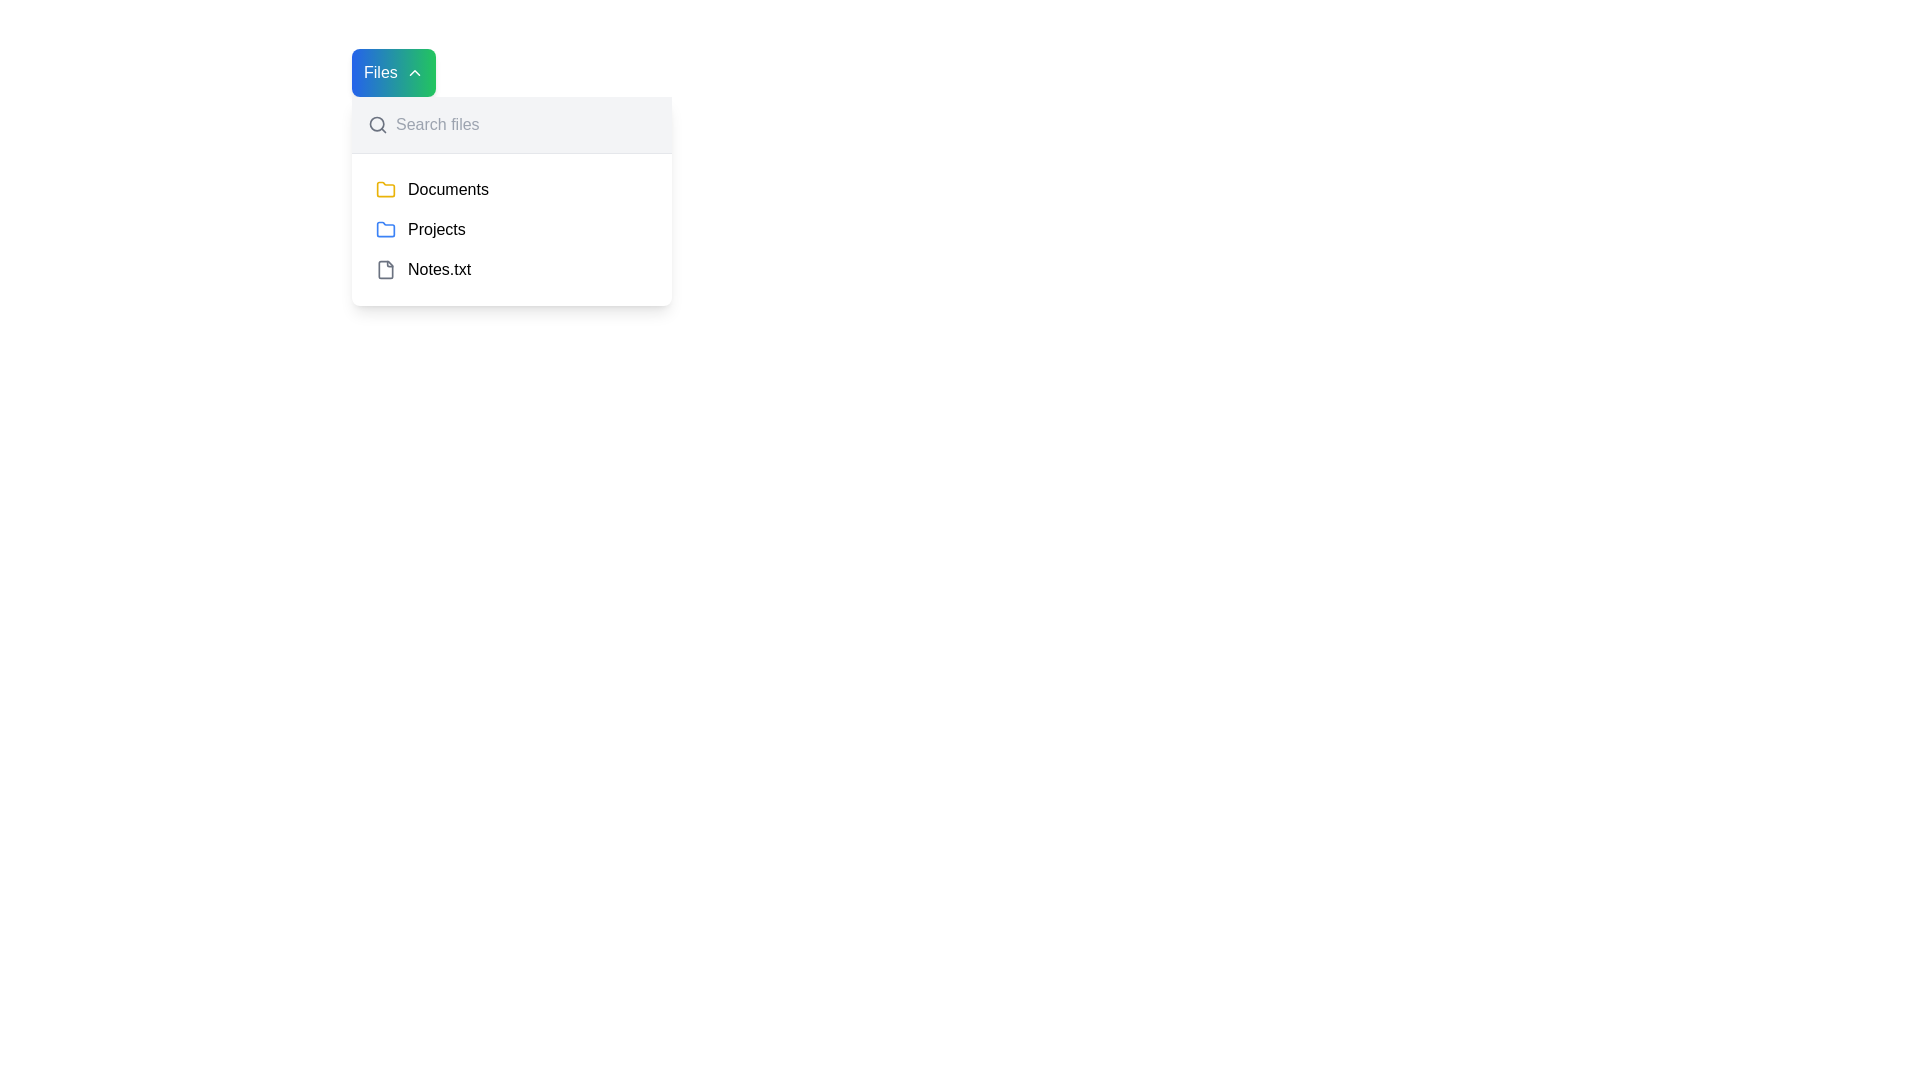  What do you see at coordinates (385, 189) in the screenshot?
I see `the yellow folder-shaped icon with rounded corners located to the right of the 'Documents' label in the file menu` at bounding box center [385, 189].